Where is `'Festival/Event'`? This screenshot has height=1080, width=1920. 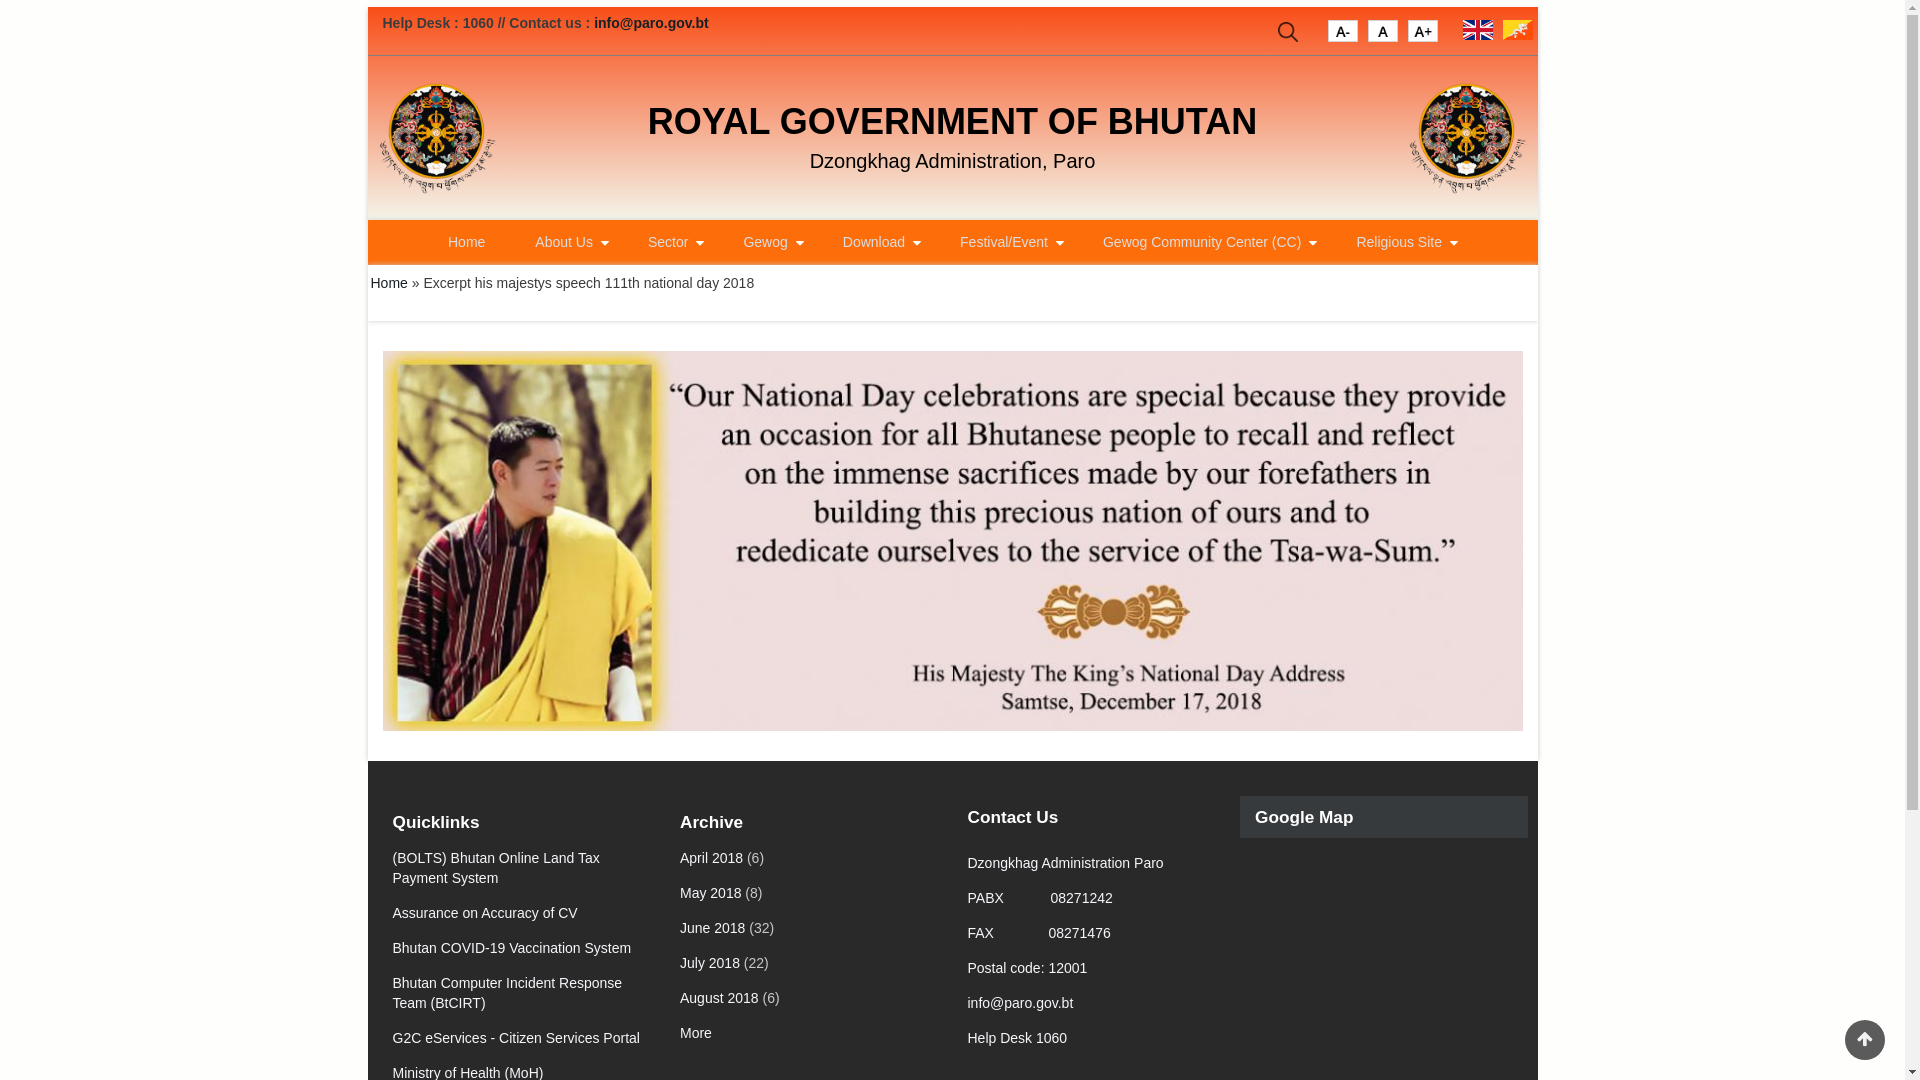
'Festival/Event' is located at coordinates (1006, 241).